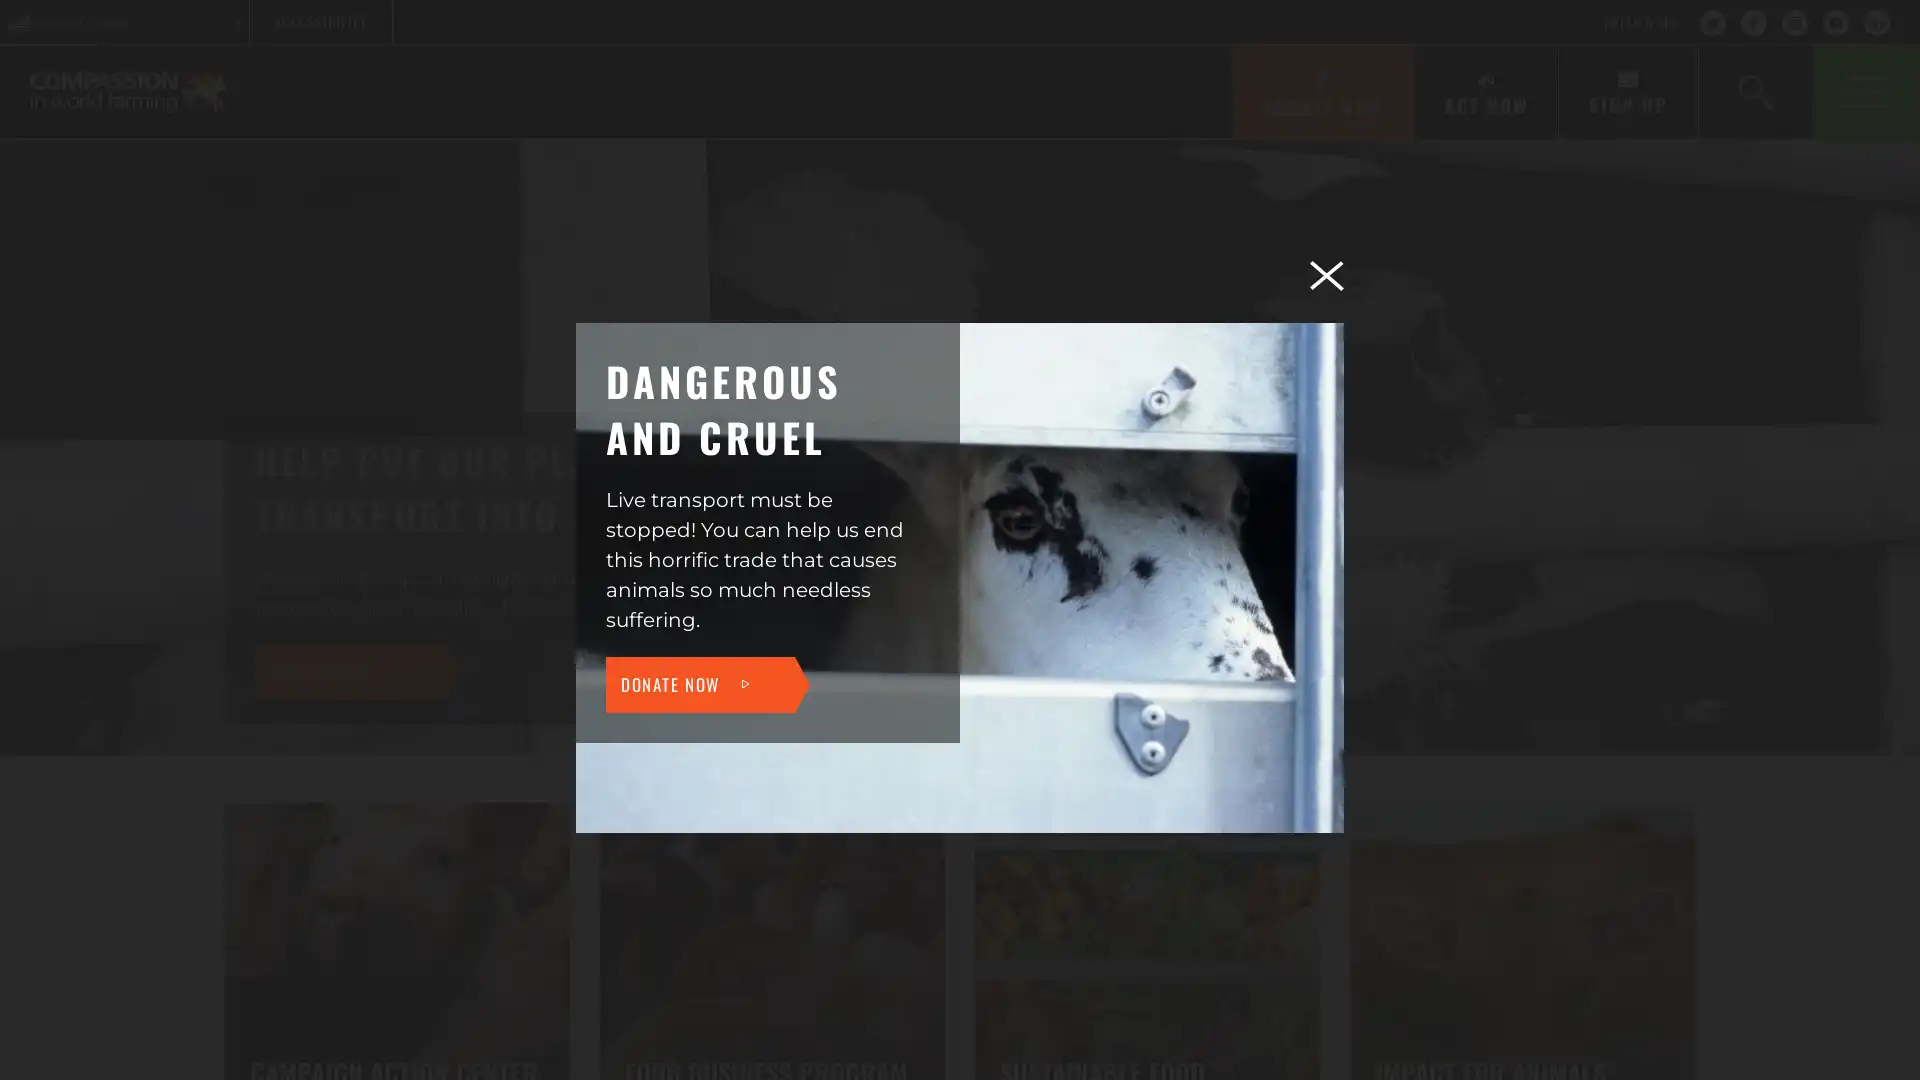 This screenshot has height=1080, width=1920. Describe the element at coordinates (1326, 274) in the screenshot. I see `Close` at that location.